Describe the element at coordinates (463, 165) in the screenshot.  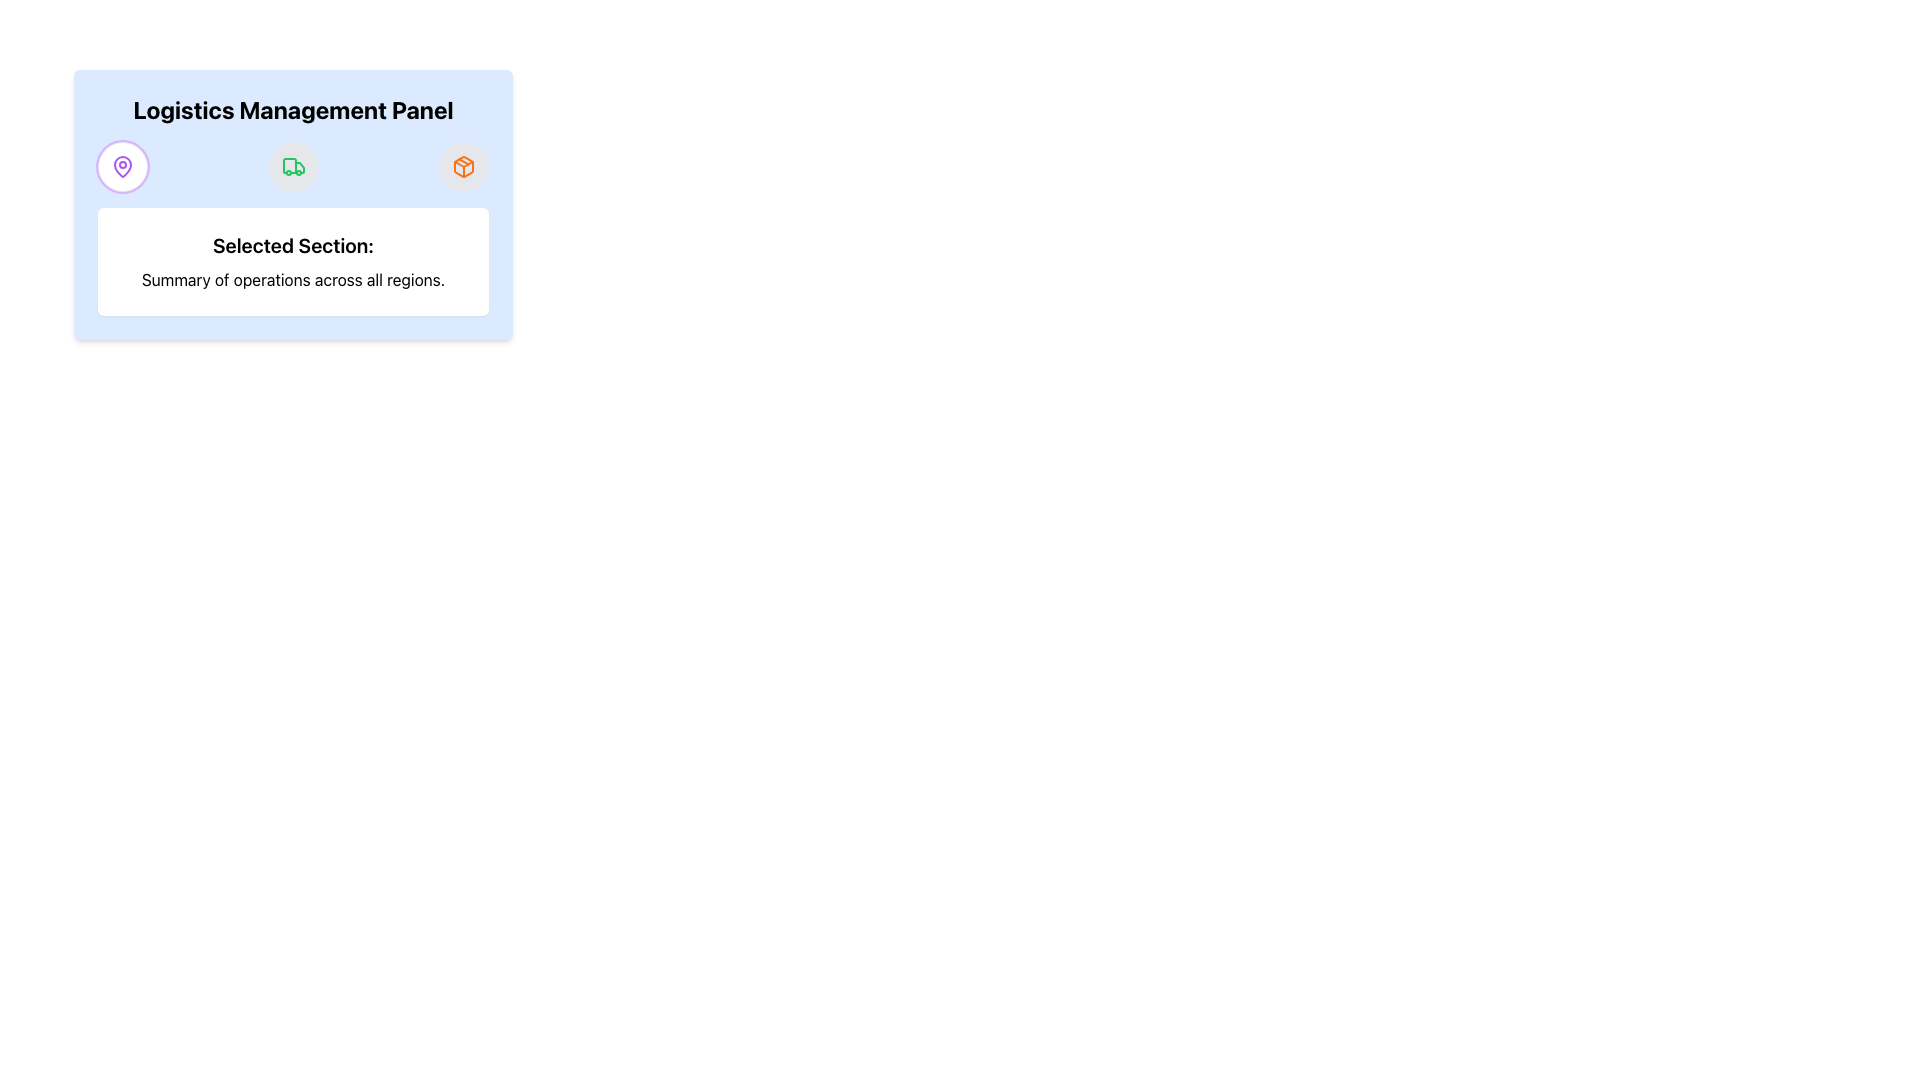
I see `the third button in the horizontal row of the 'Logistics Management Panel'` at that location.